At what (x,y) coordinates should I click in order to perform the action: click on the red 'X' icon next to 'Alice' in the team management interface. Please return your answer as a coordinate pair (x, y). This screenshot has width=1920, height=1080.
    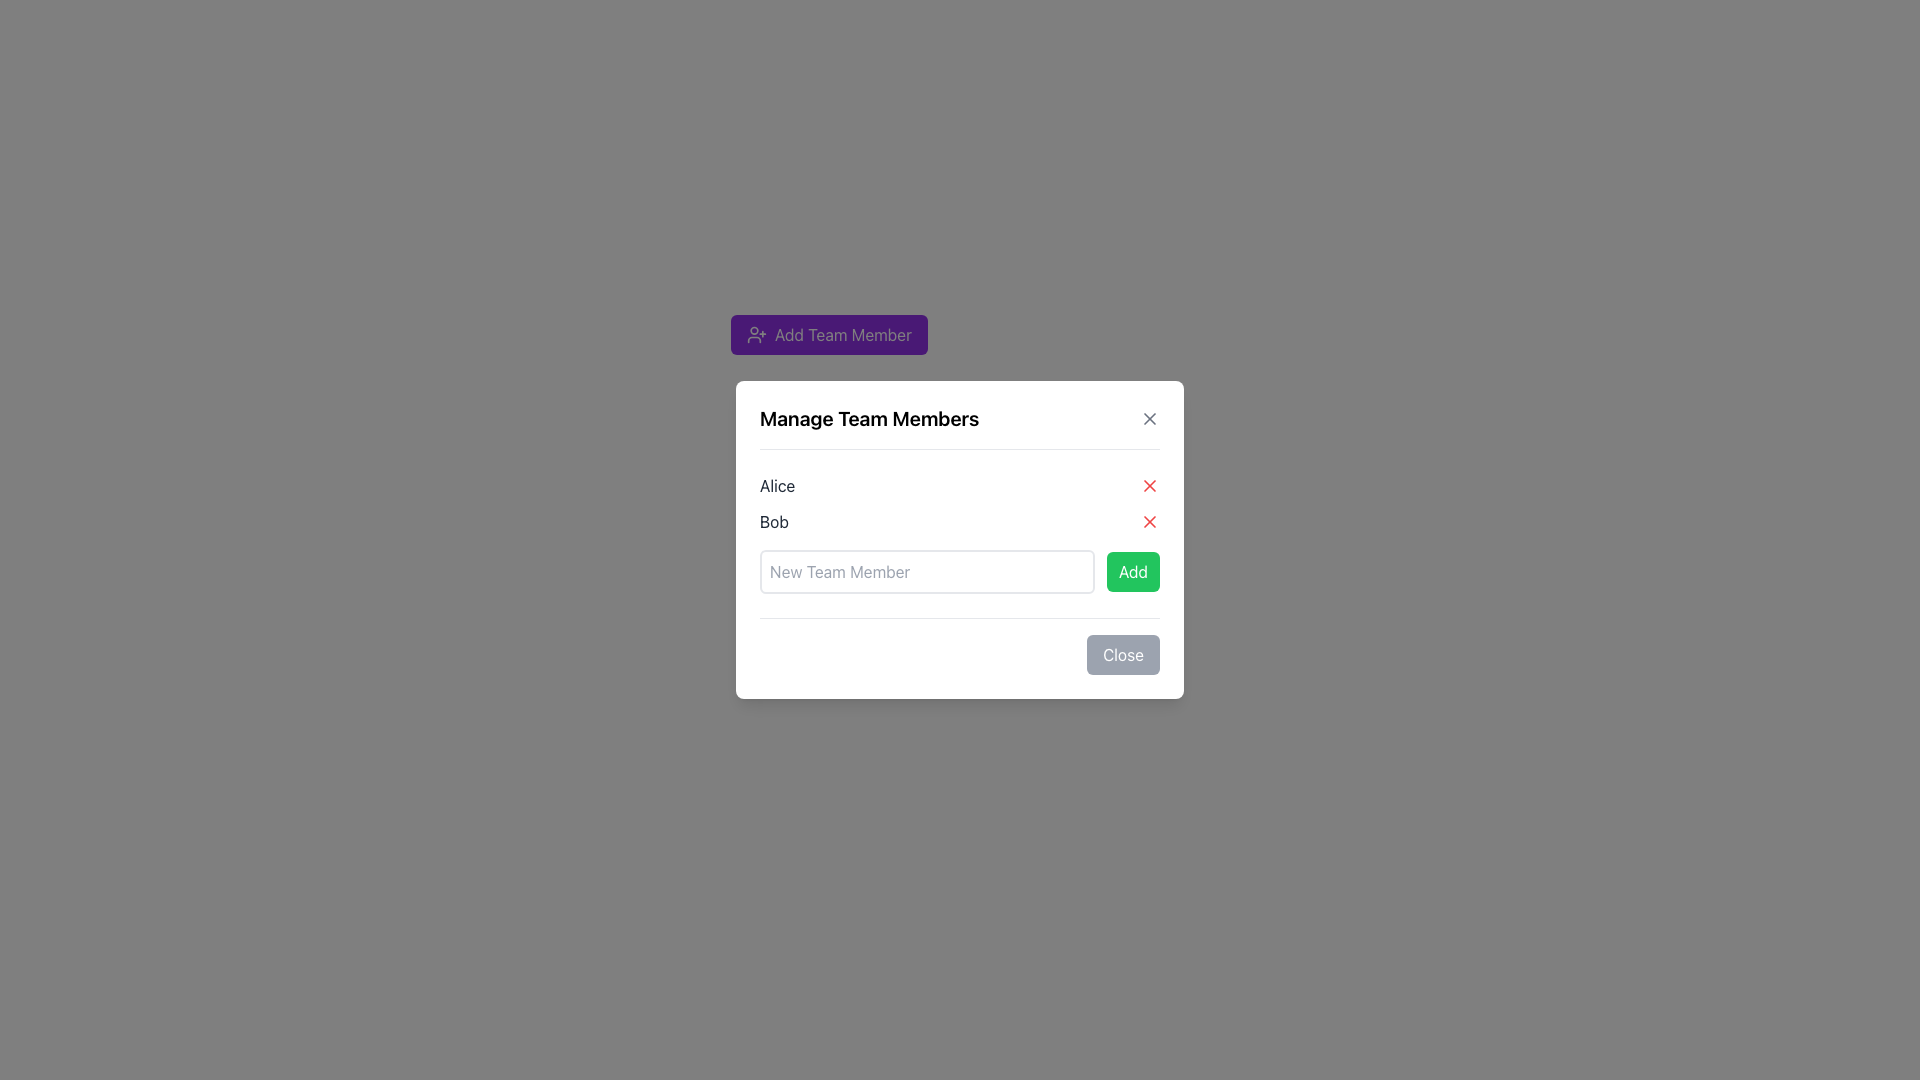
    Looking at the image, I should click on (1150, 486).